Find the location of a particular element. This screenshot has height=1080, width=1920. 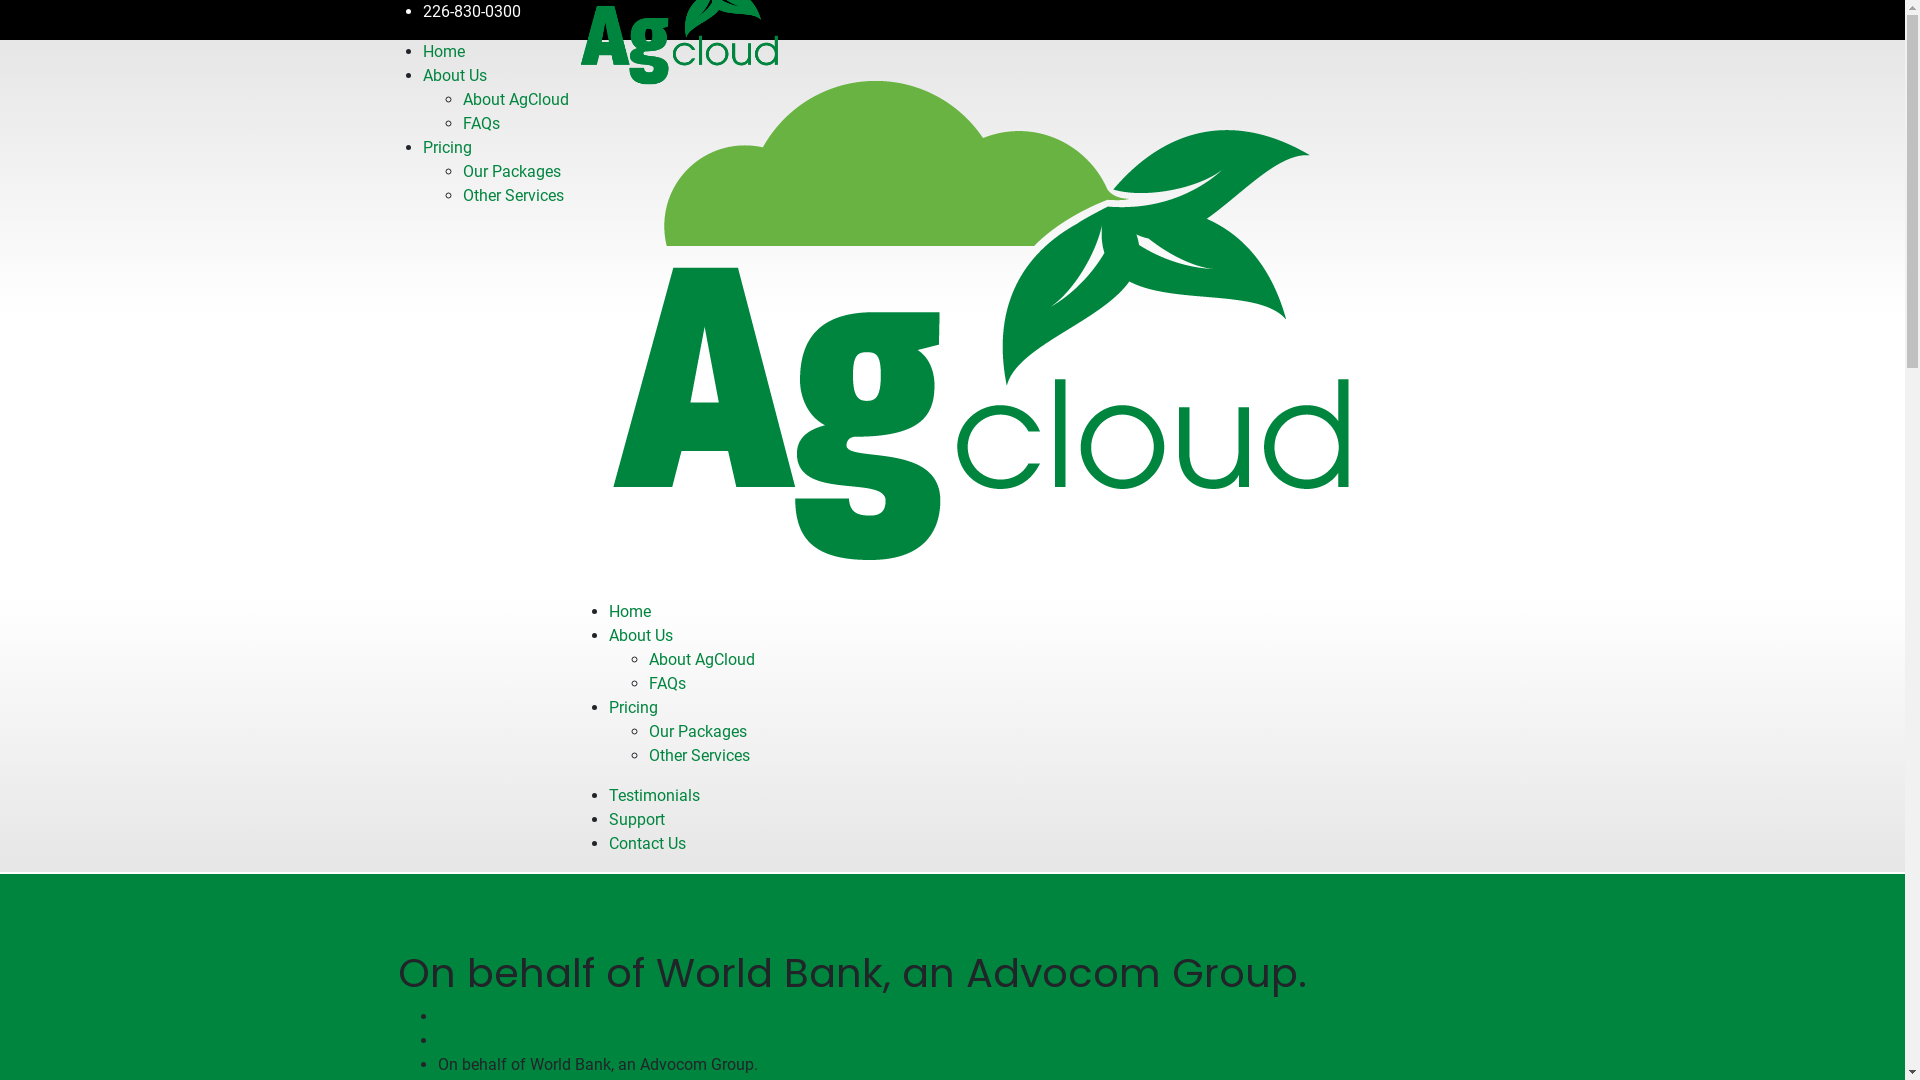

'Contact Us' is located at coordinates (646, 843).